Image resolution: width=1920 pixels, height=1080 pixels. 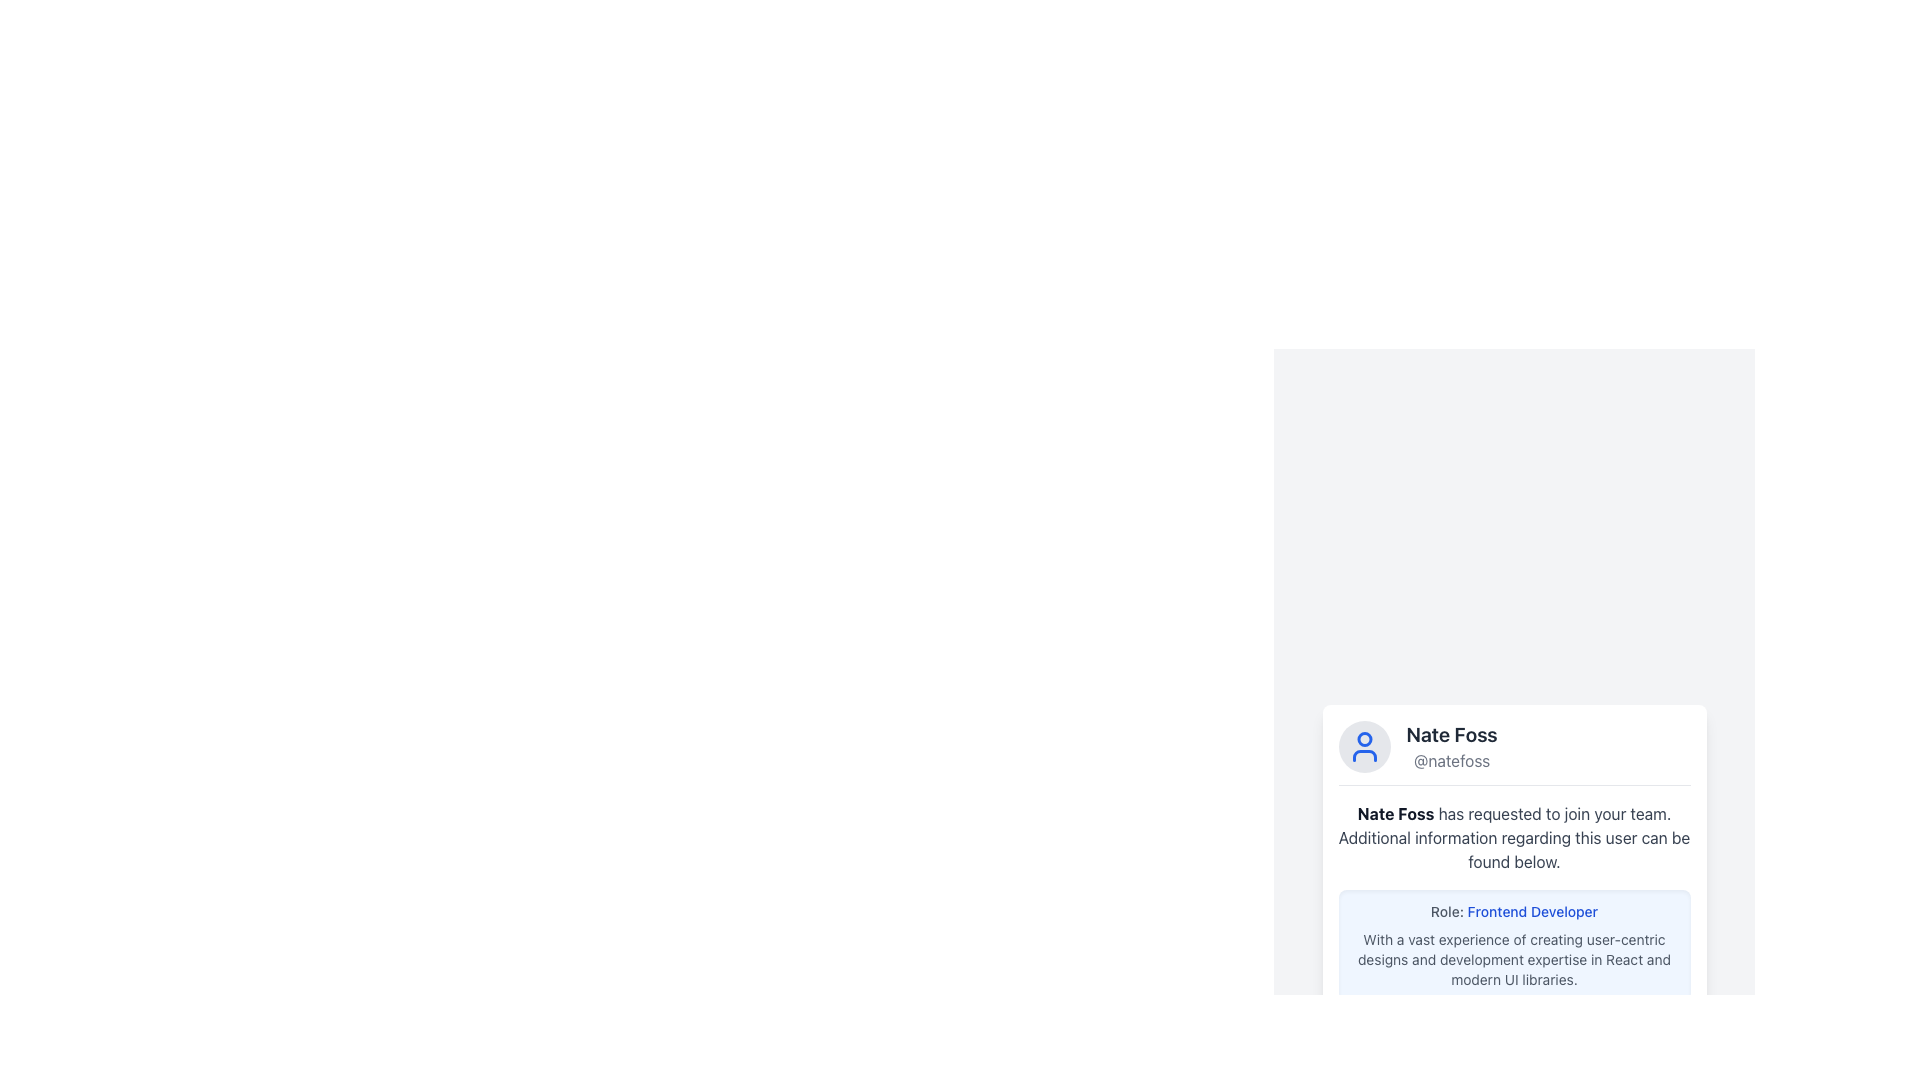 I want to click on the informational Text label indicating the user's role as 'Frontend Developer', which is positioned in the lower-center part of the visible card layout, so click(x=1531, y=910).